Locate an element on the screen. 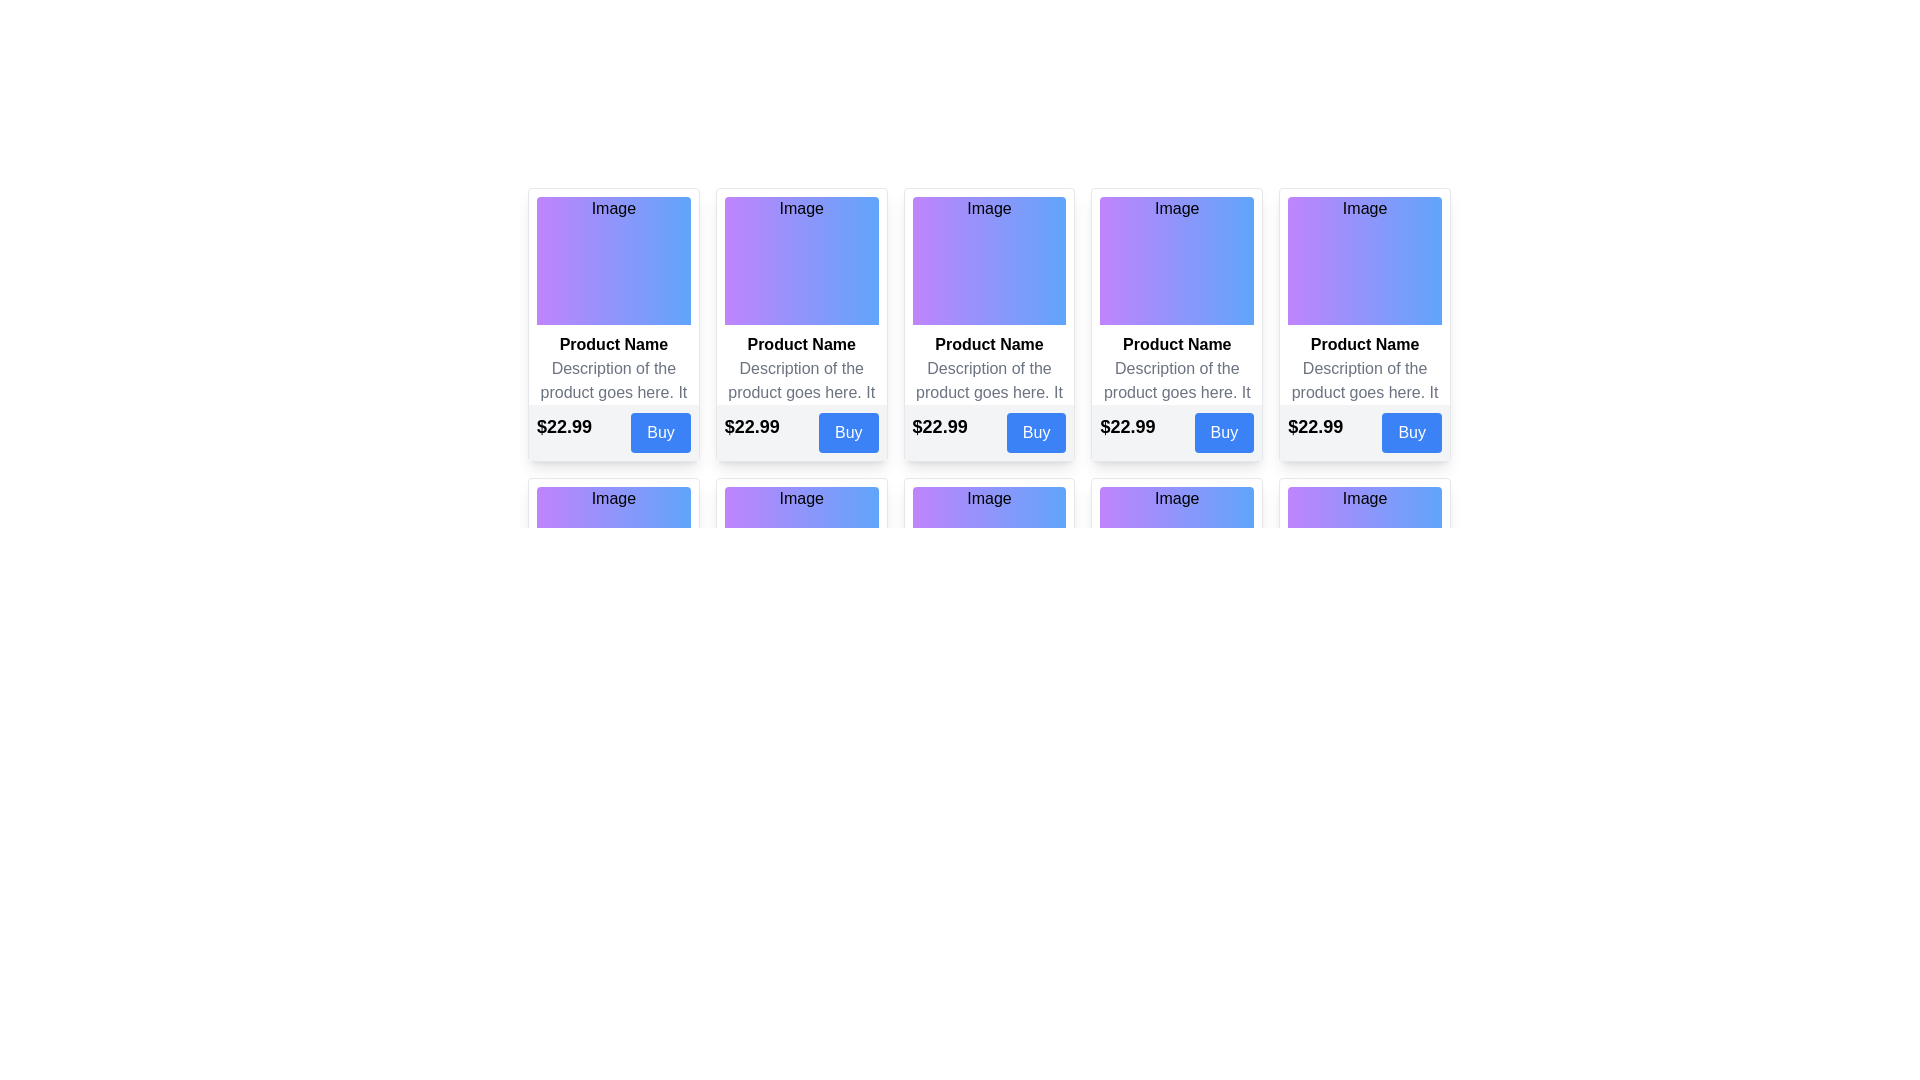 The image size is (1920, 1080). the 'Buy' button, which is a rectangular button with rounded corners, blue background, and white text, located beneath the price label '$22.99' is located at coordinates (661, 431).